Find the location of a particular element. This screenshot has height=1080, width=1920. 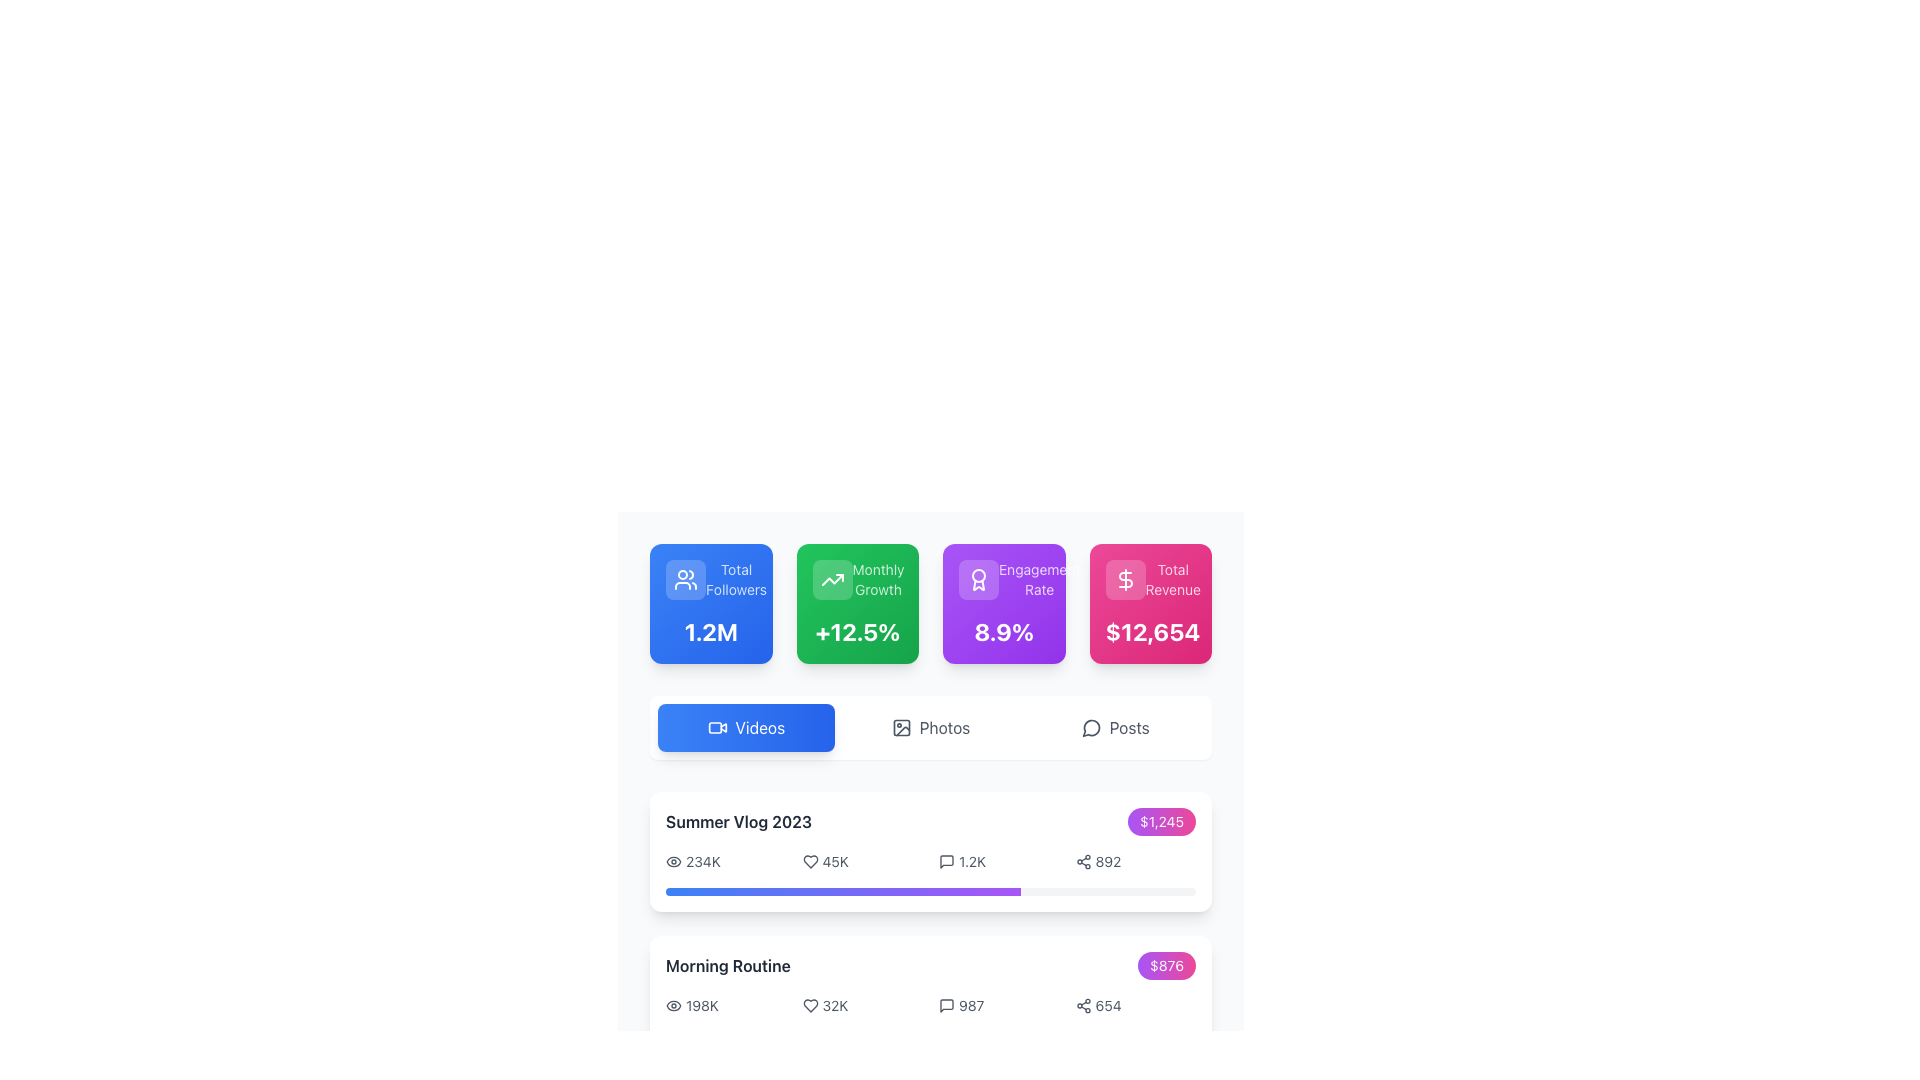

the Text display showing the engagement rate metric located at the bottom section of the purple card labeled 'Engagement Rate' is located at coordinates (1004, 632).